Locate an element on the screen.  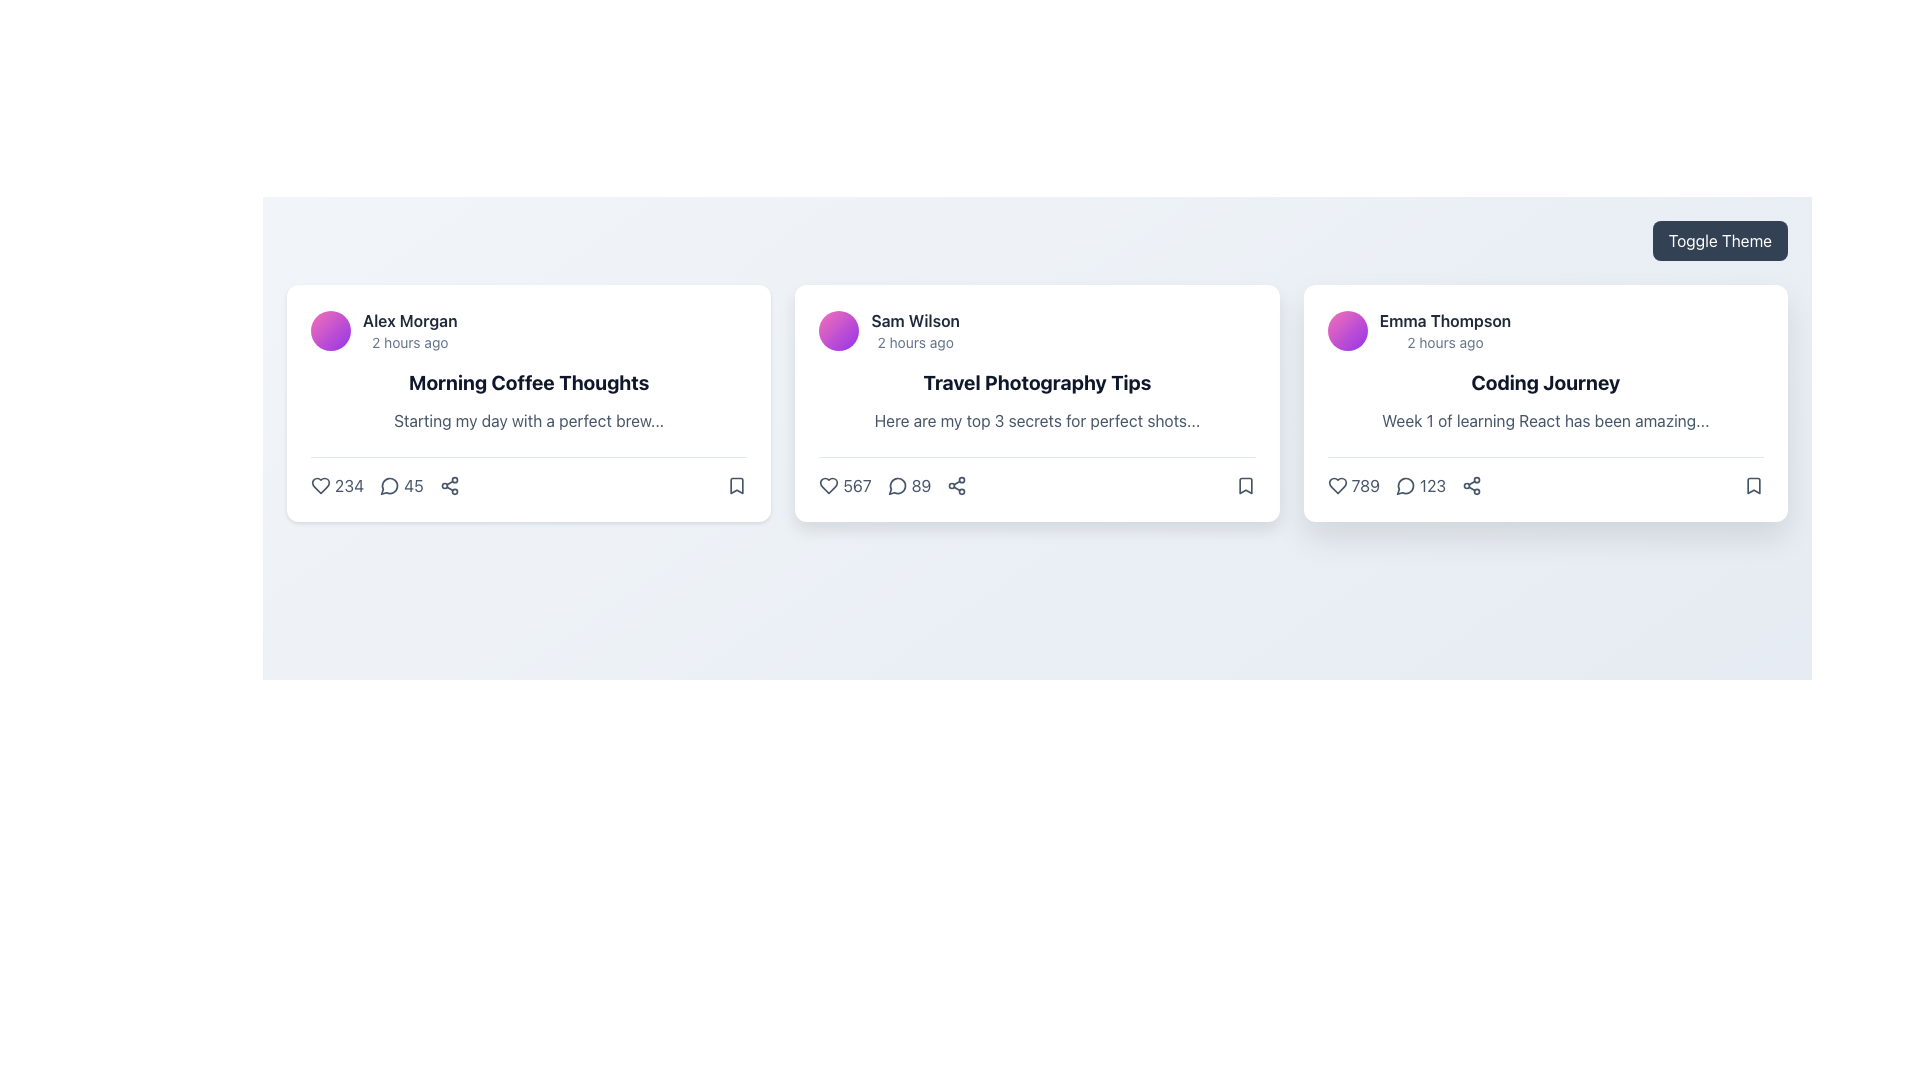
the share button, which is a small icon resembling three interconnected circles forming a triangular shape, located in the bottom-right corner of the third card, positioned before a bookmark icon is located at coordinates (1472, 486).